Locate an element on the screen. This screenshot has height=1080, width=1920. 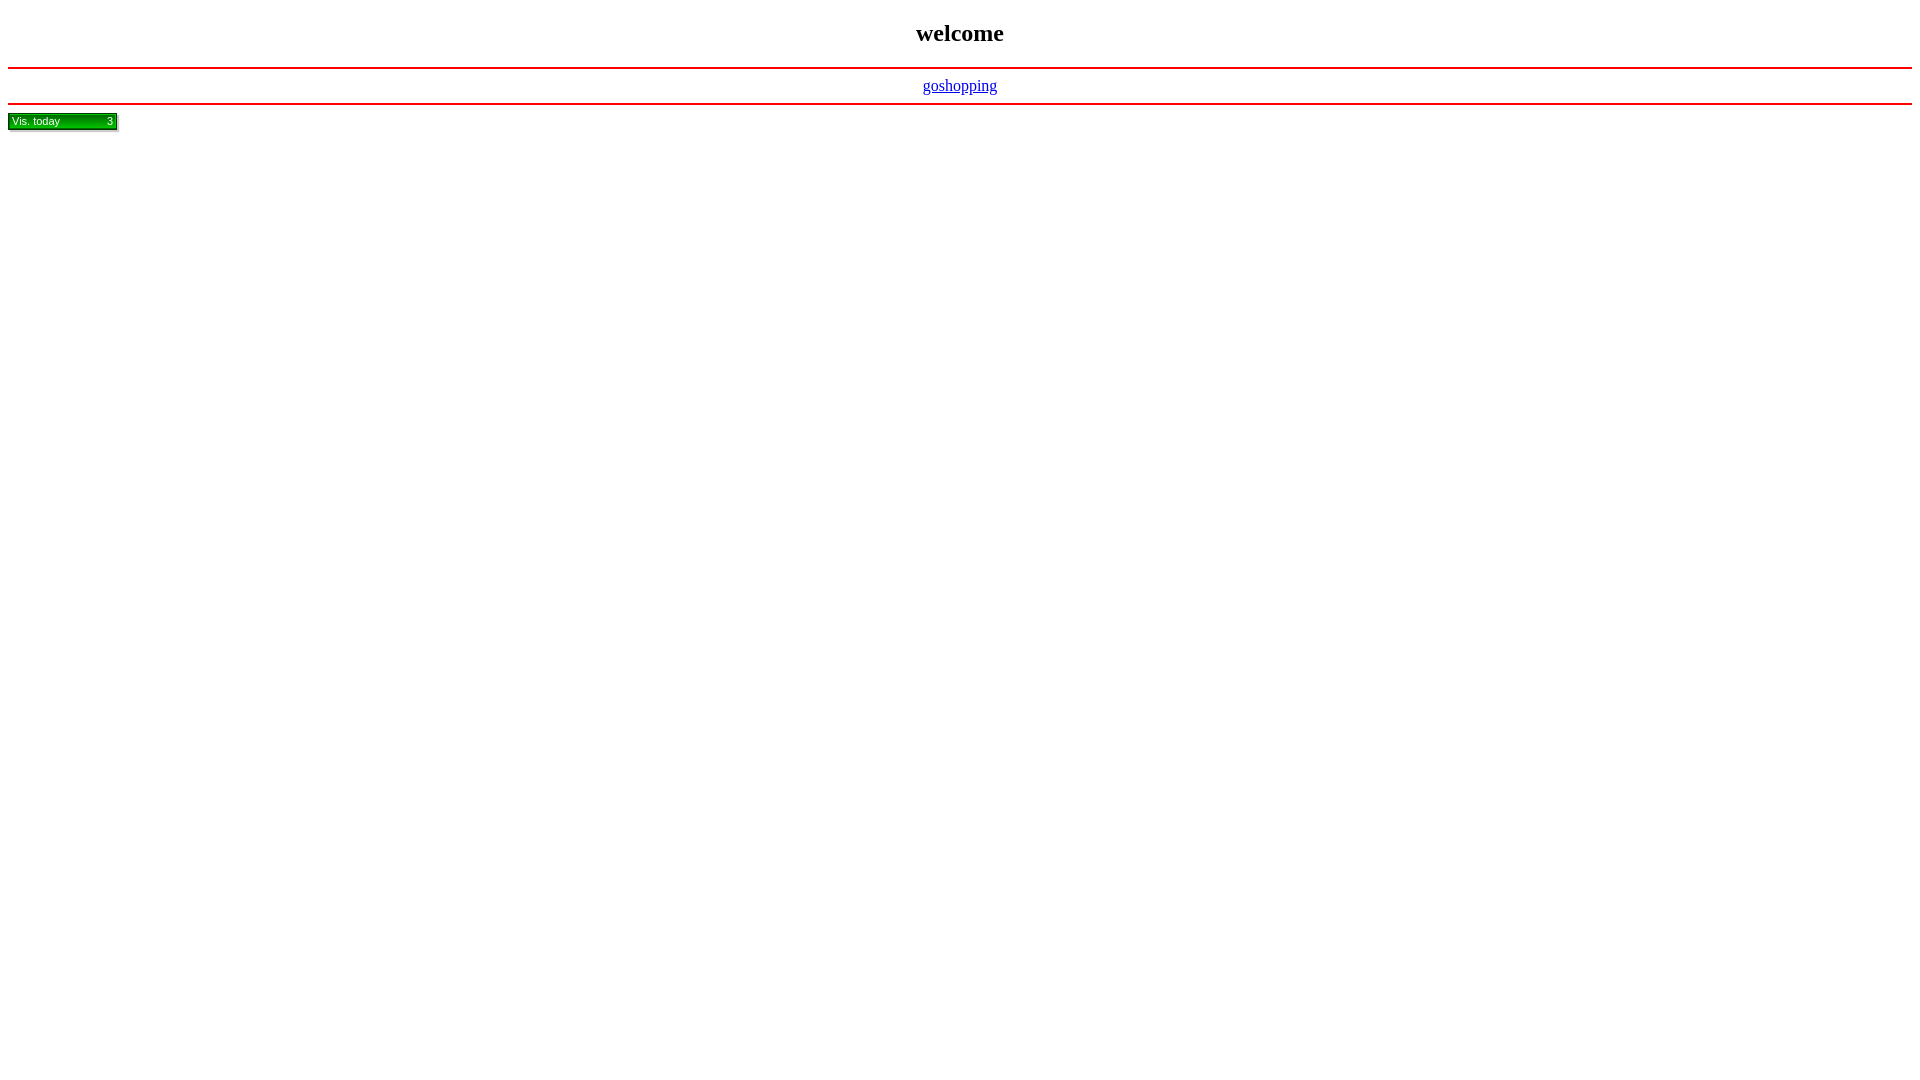
'goshopping' is located at coordinates (921, 84).